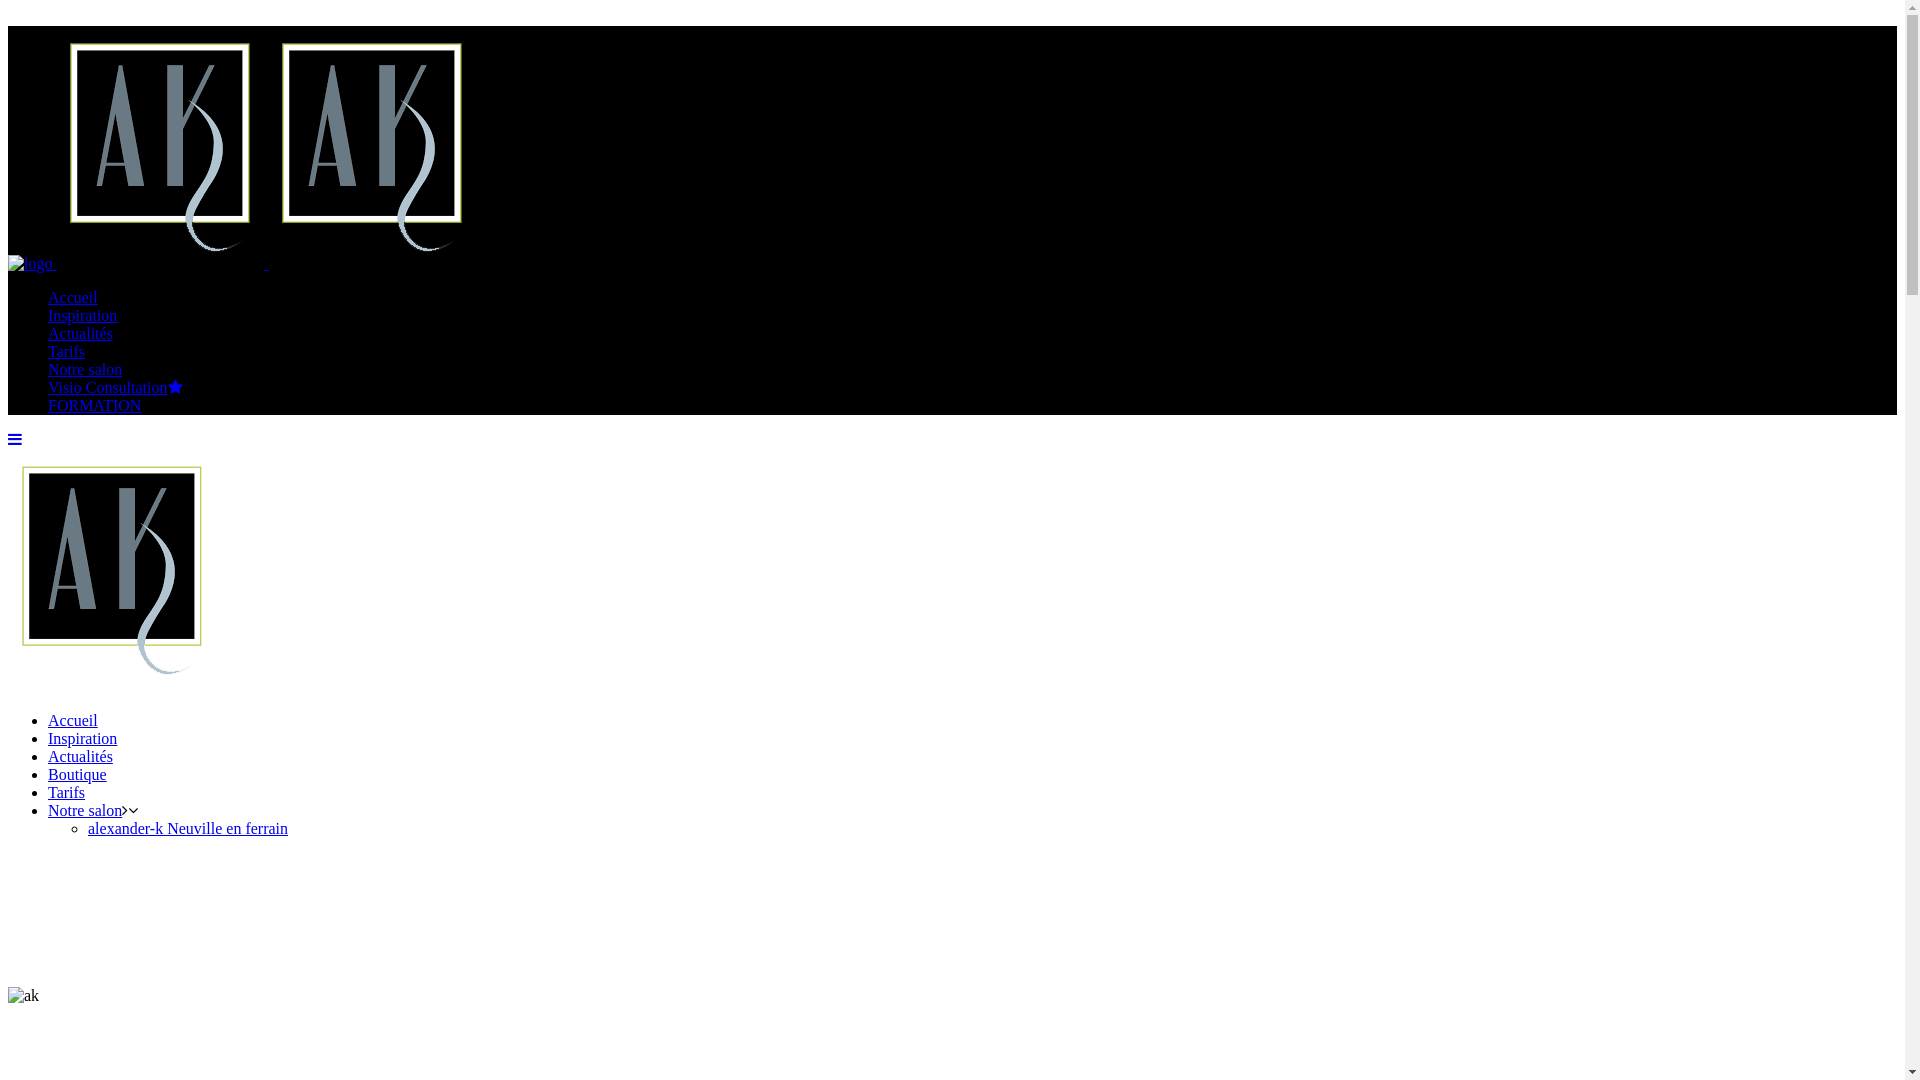 The width and height of the screenshot is (1920, 1080). Describe the element at coordinates (66, 350) in the screenshot. I see `'Tarifs'` at that location.